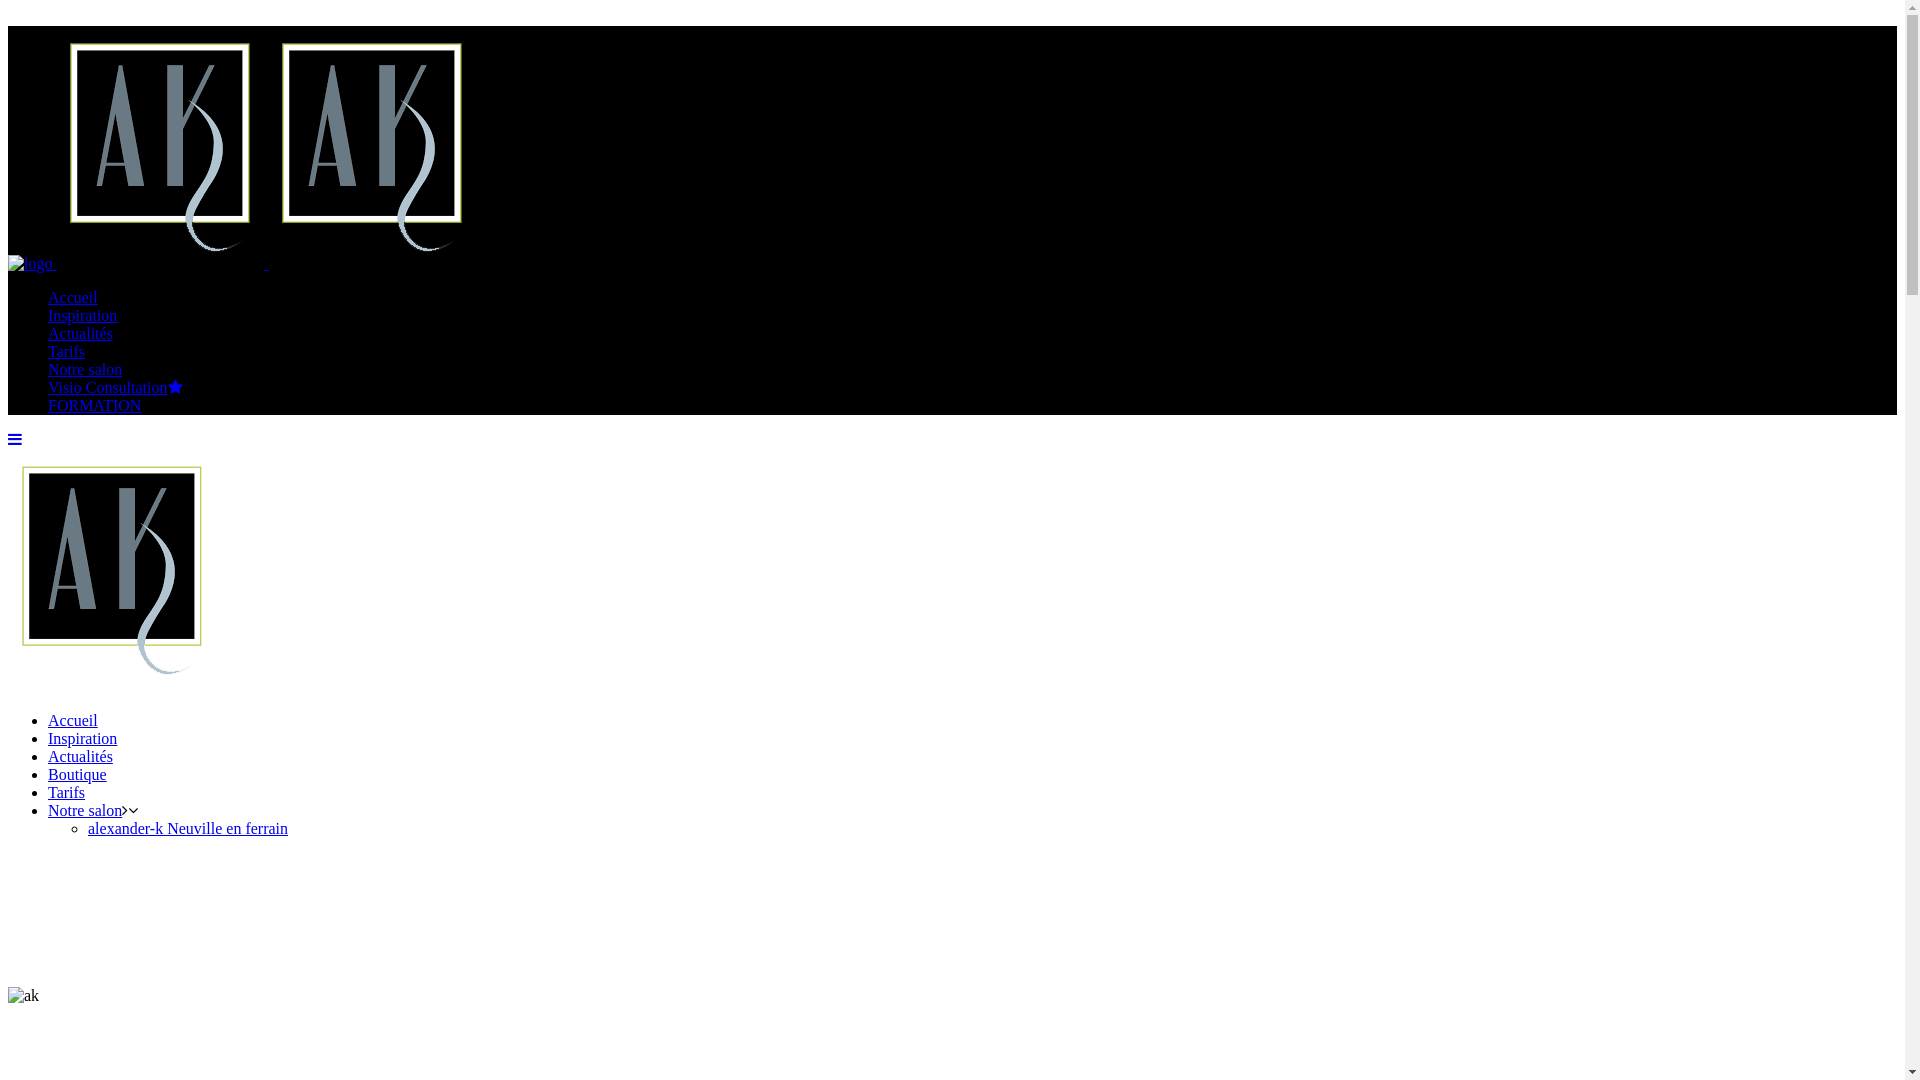 The width and height of the screenshot is (1920, 1080). Describe the element at coordinates (66, 350) in the screenshot. I see `'Tarifs'` at that location.